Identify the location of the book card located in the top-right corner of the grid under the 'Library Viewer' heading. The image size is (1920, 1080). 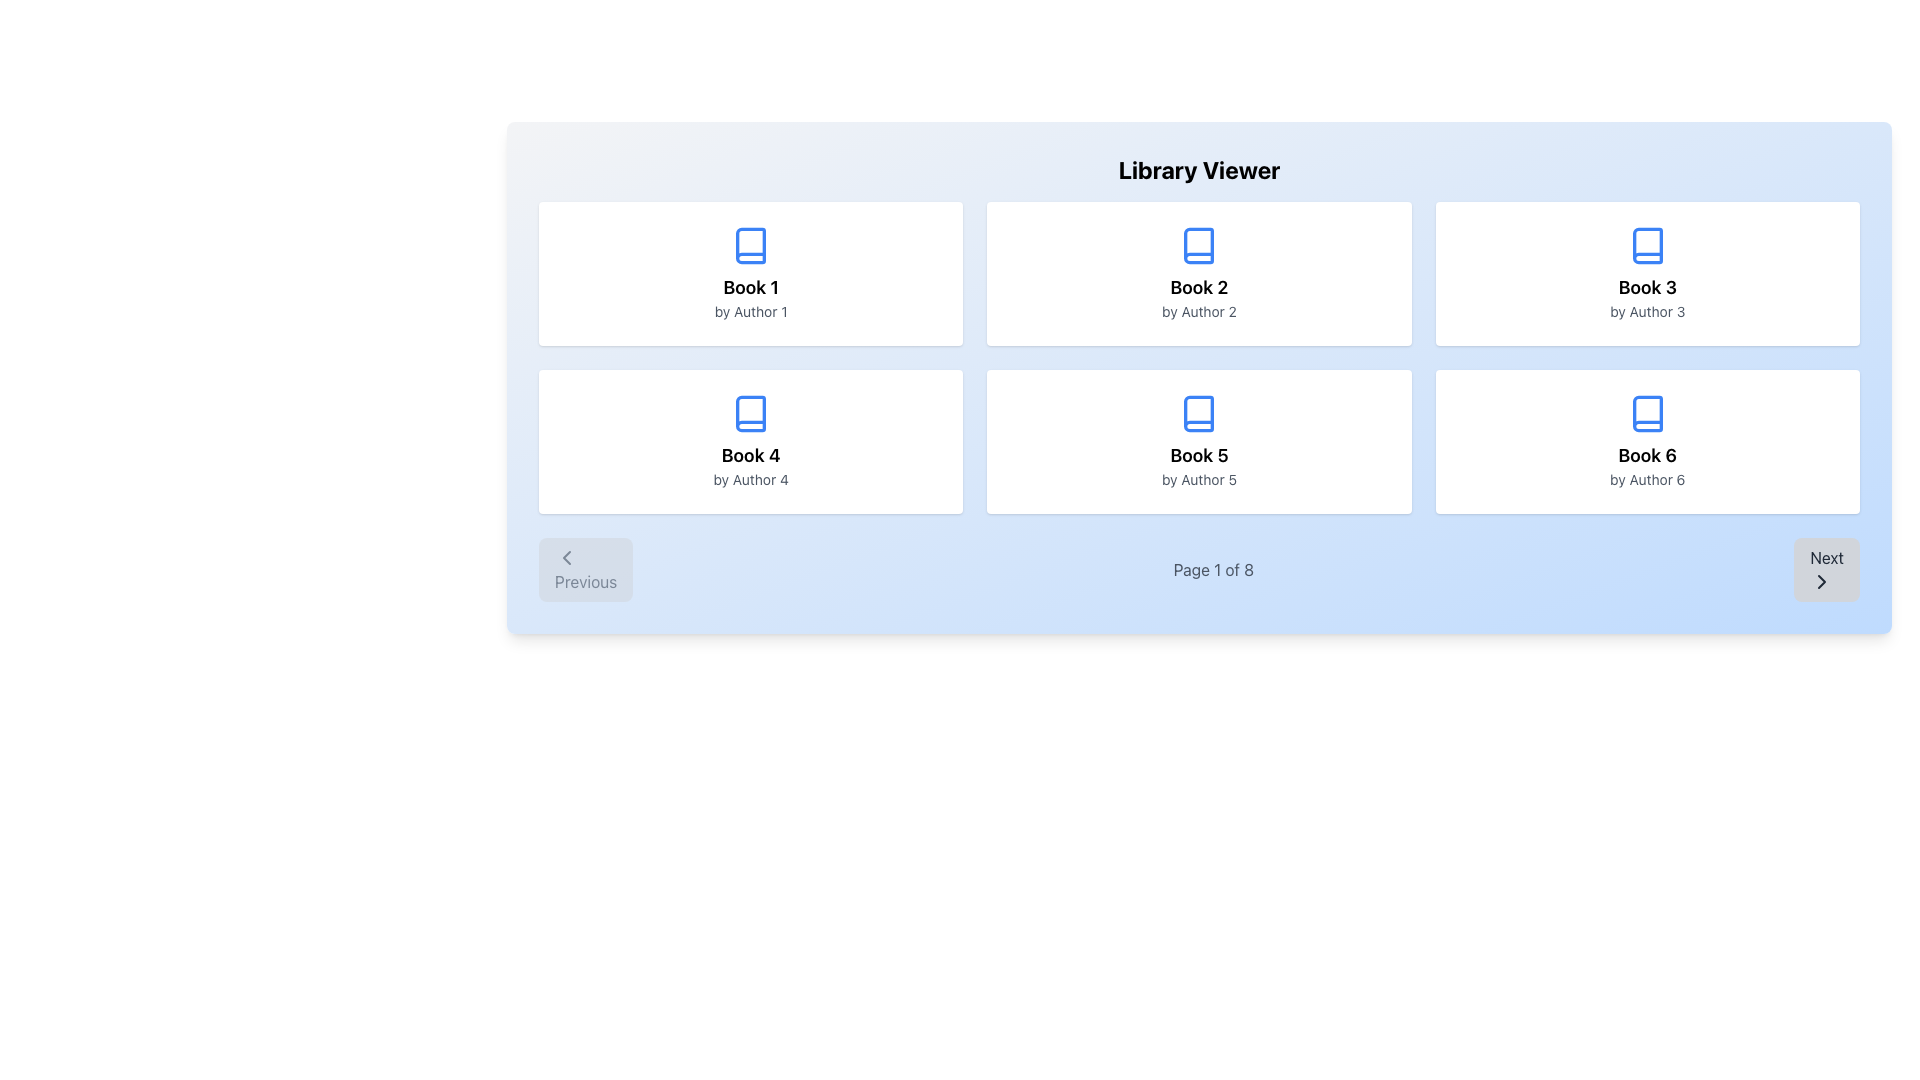
(1647, 273).